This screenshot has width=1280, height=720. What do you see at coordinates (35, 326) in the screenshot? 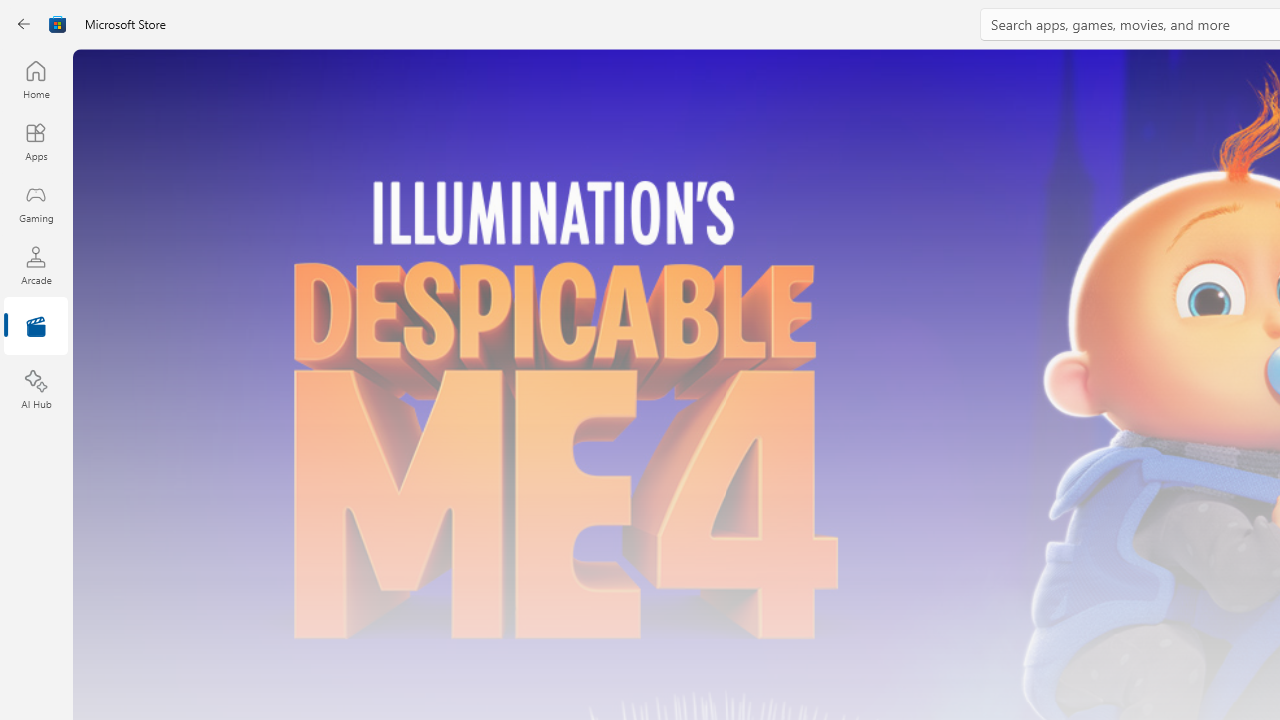
I see `'Entertainment'` at bounding box center [35, 326].